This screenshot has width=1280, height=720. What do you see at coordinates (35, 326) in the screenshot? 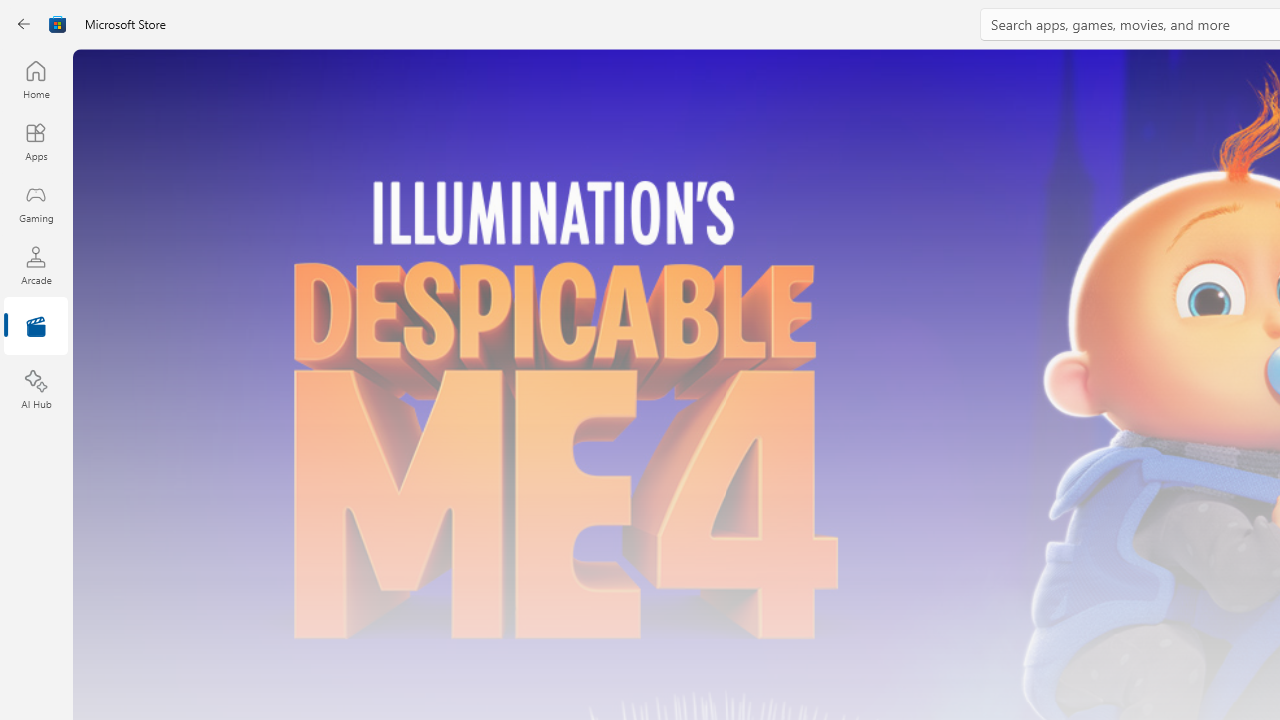
I see `'Entertainment'` at bounding box center [35, 326].